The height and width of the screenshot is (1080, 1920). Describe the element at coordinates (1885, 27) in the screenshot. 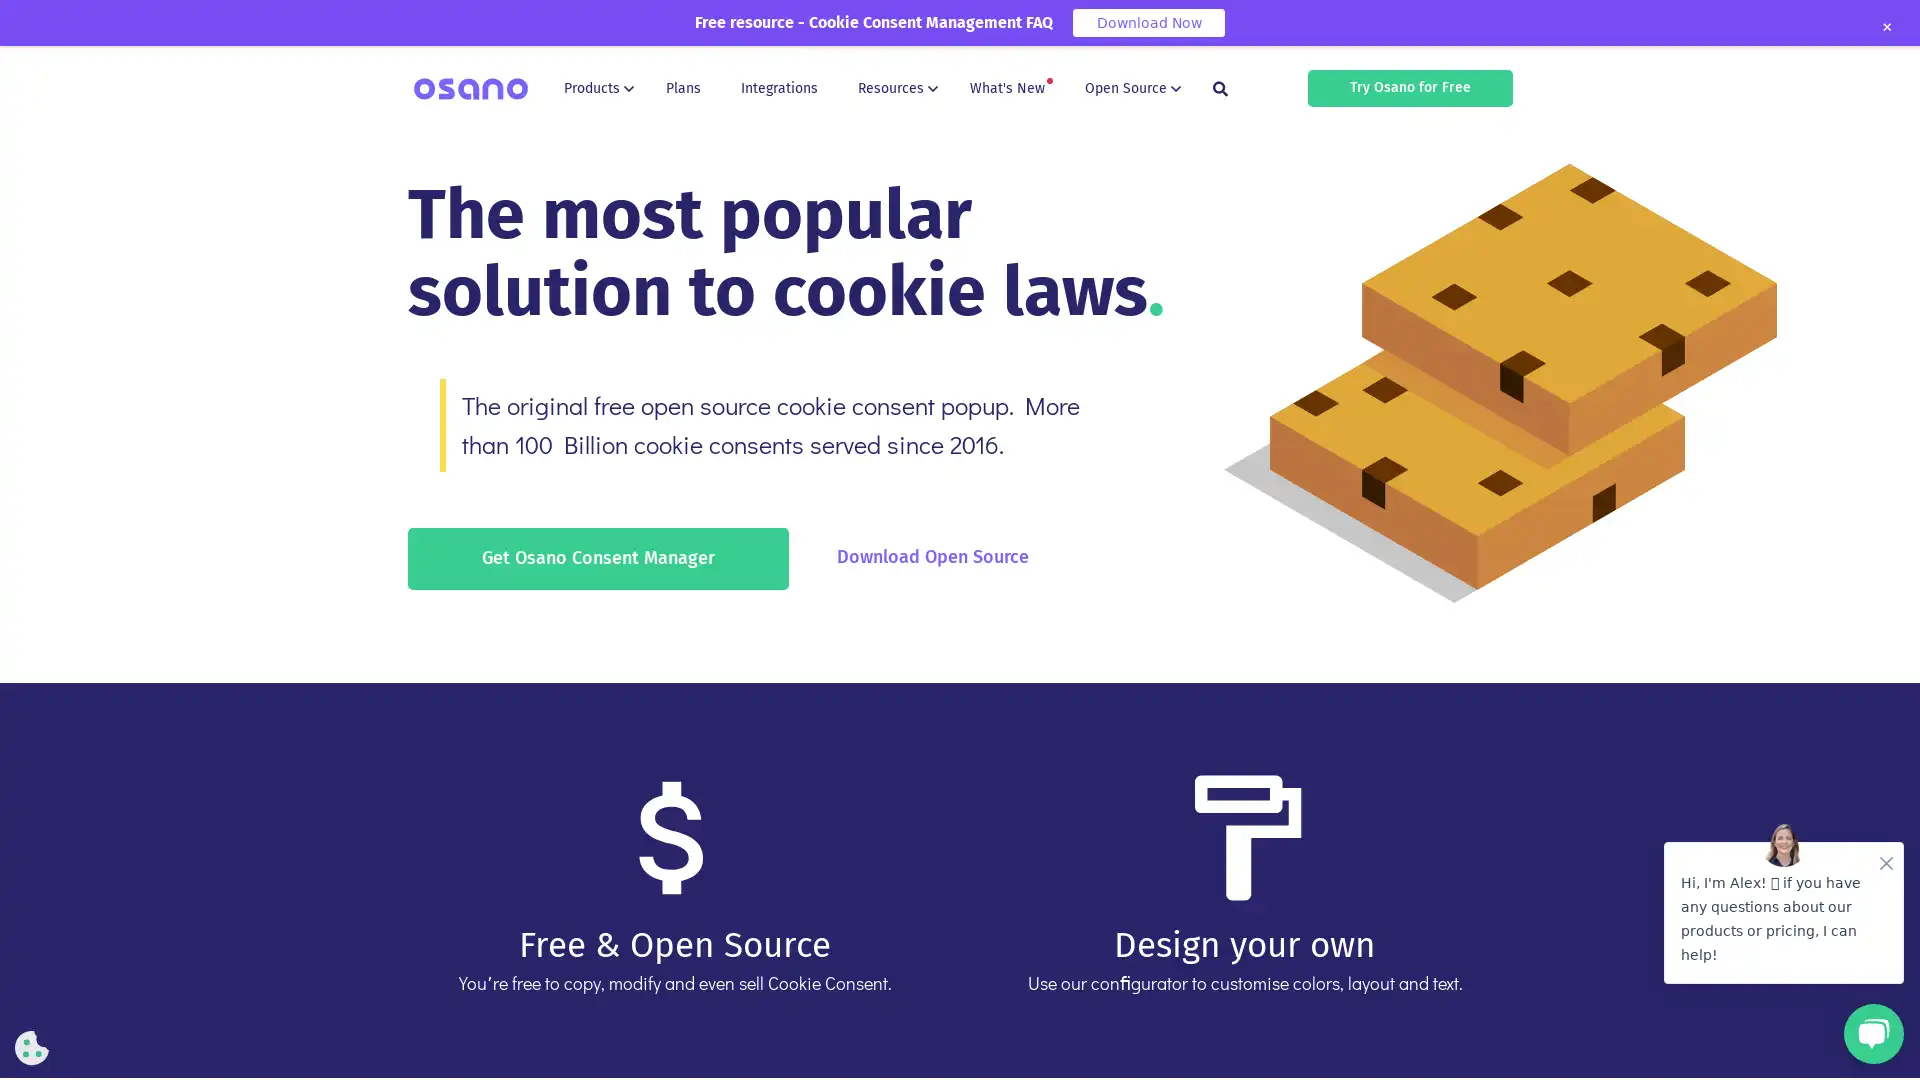

I see `Close` at that location.